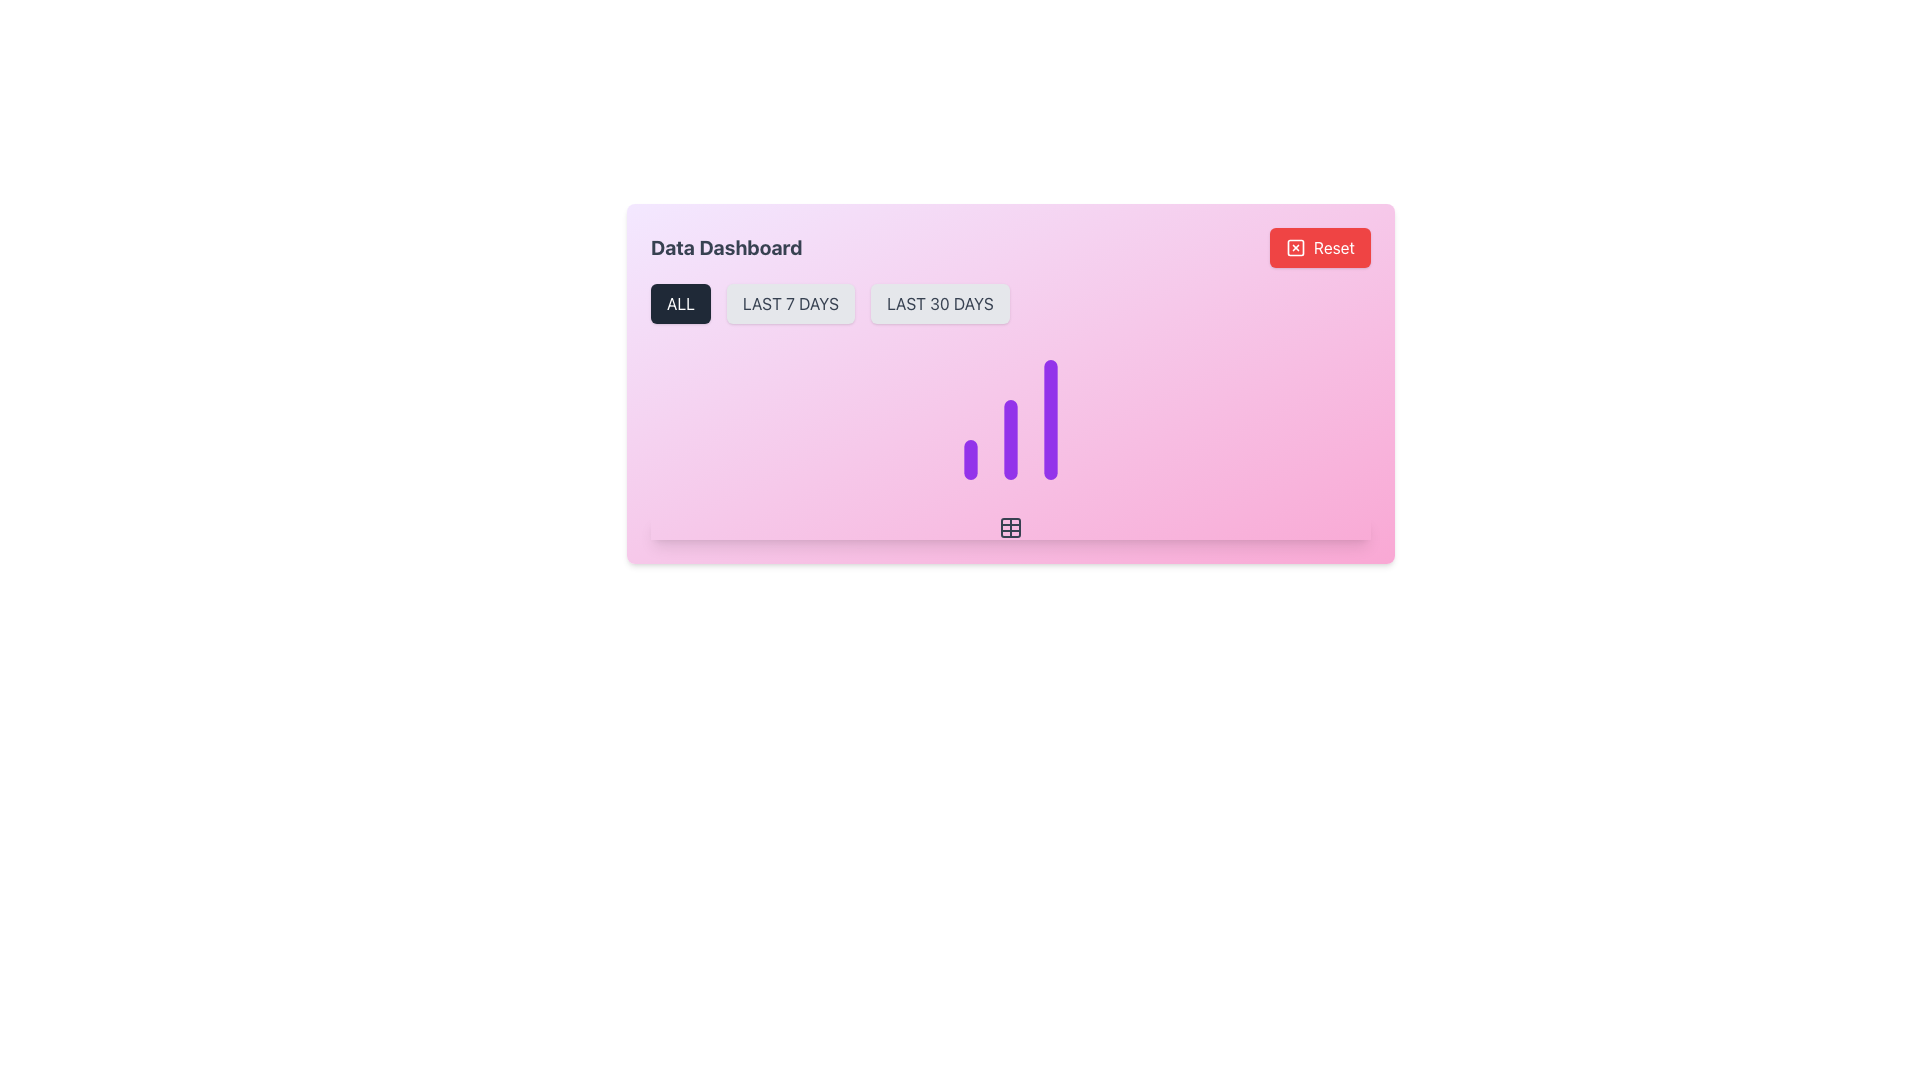  I want to click on the 'ALL' button, which is a rectangular button with white text on a dark gray background, located below the title 'Data Dashboard' in the top-left of the interface, to observe its hover effect, so click(681, 304).